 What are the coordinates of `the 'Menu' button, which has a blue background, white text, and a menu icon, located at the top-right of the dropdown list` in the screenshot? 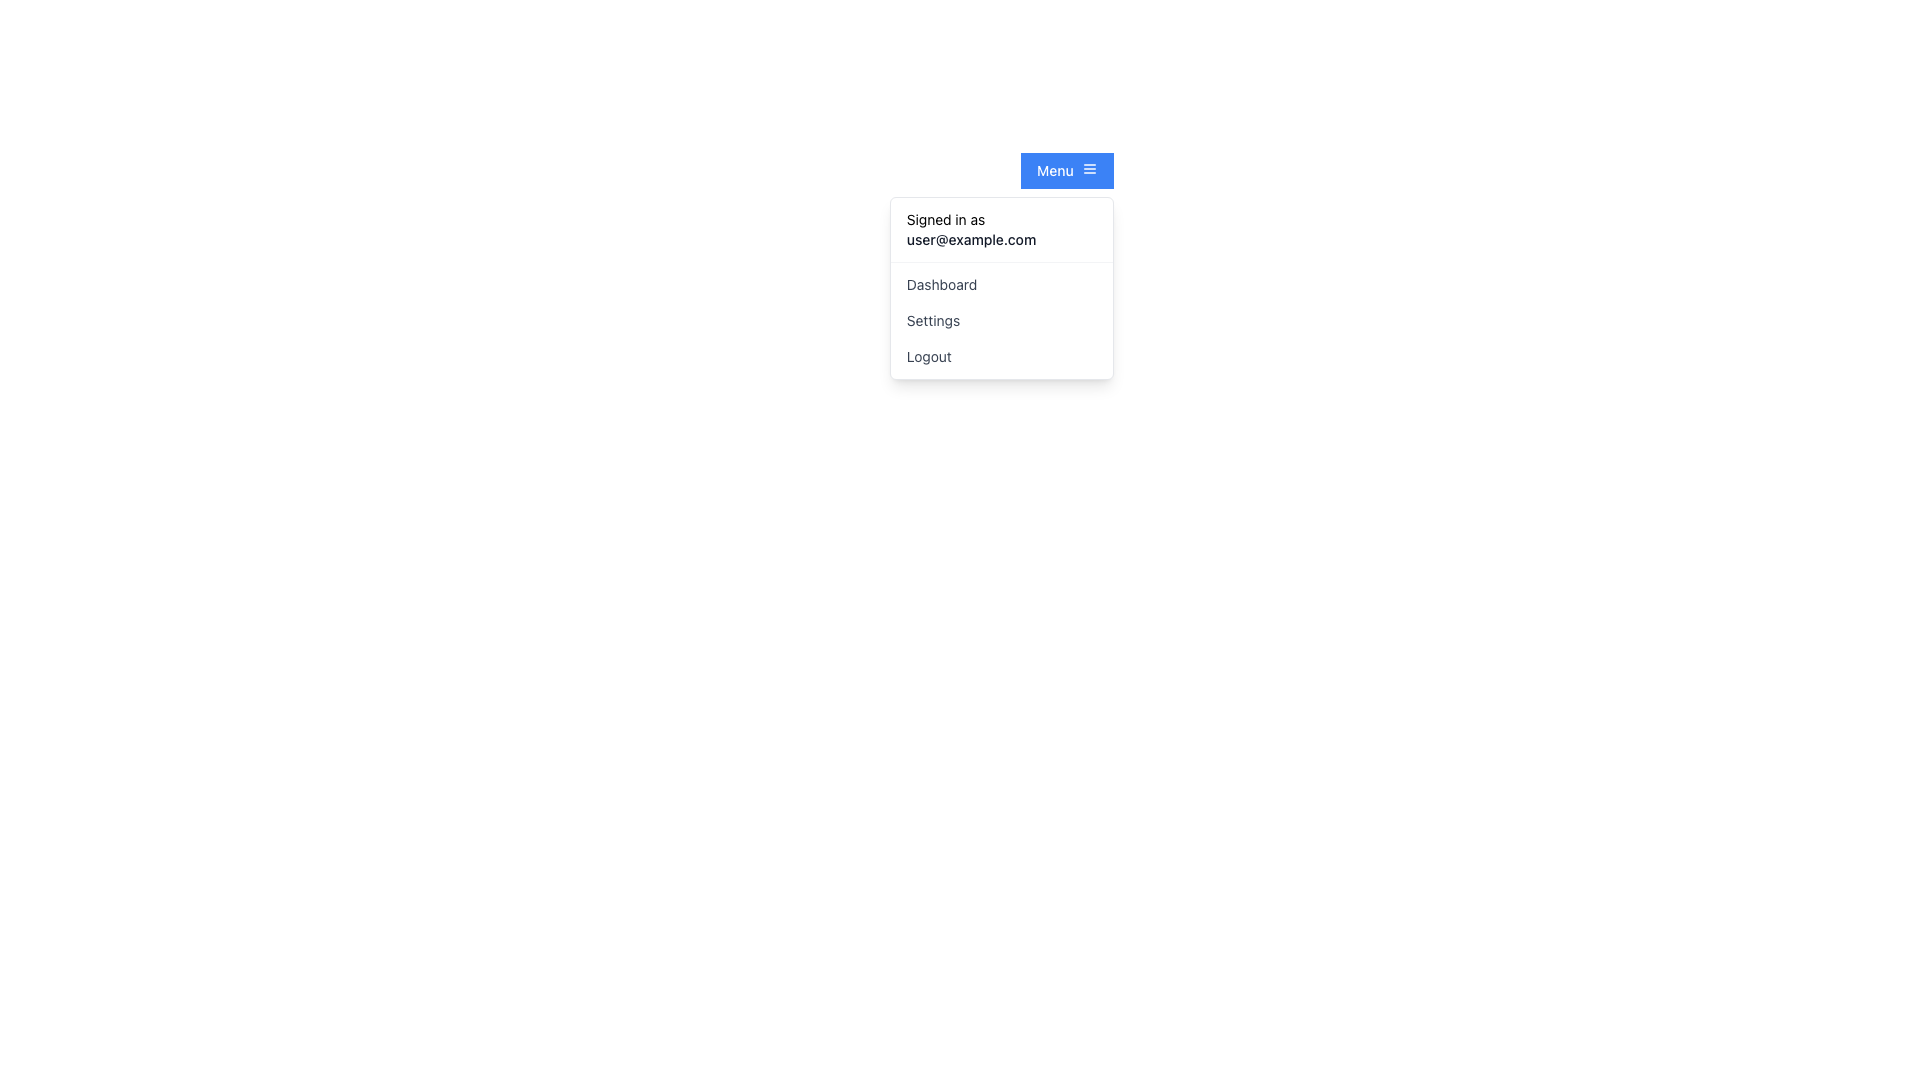 It's located at (1066, 169).